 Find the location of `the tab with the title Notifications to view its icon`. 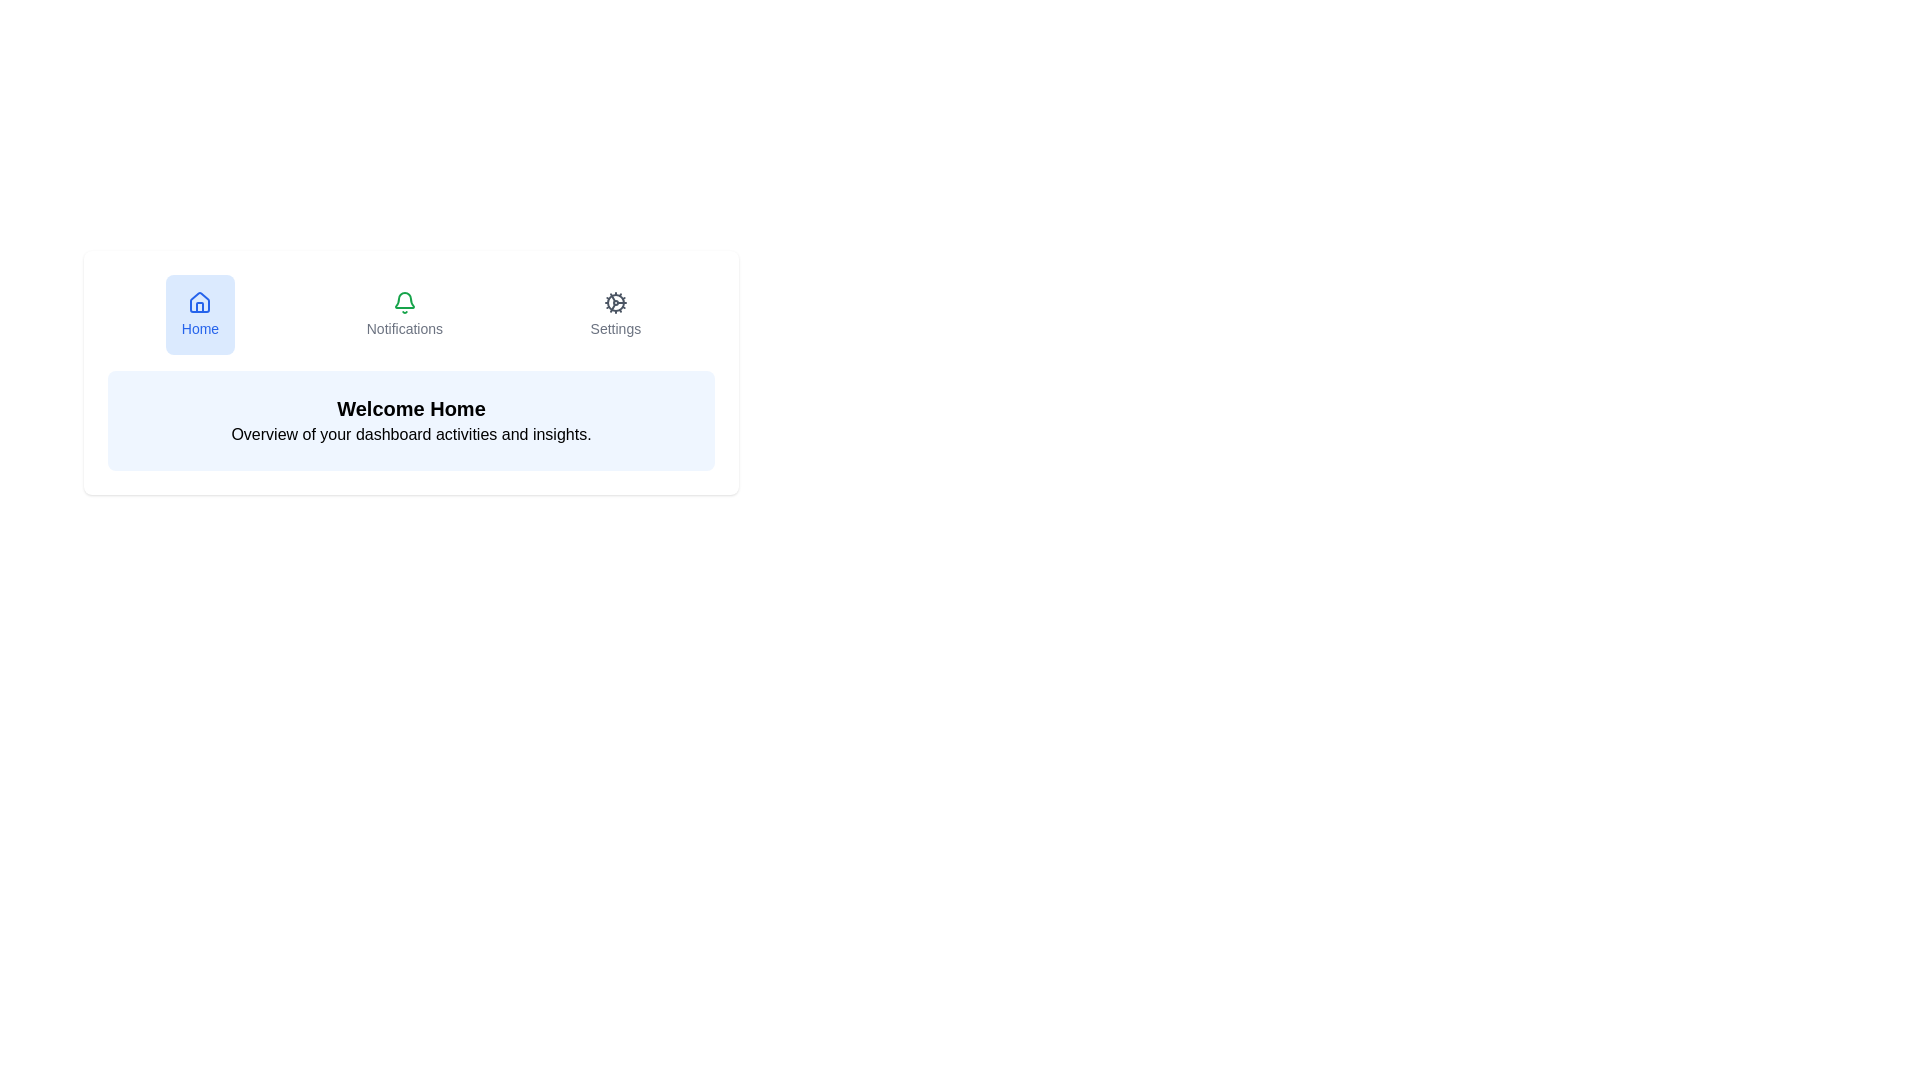

the tab with the title Notifications to view its icon is located at coordinates (402, 315).